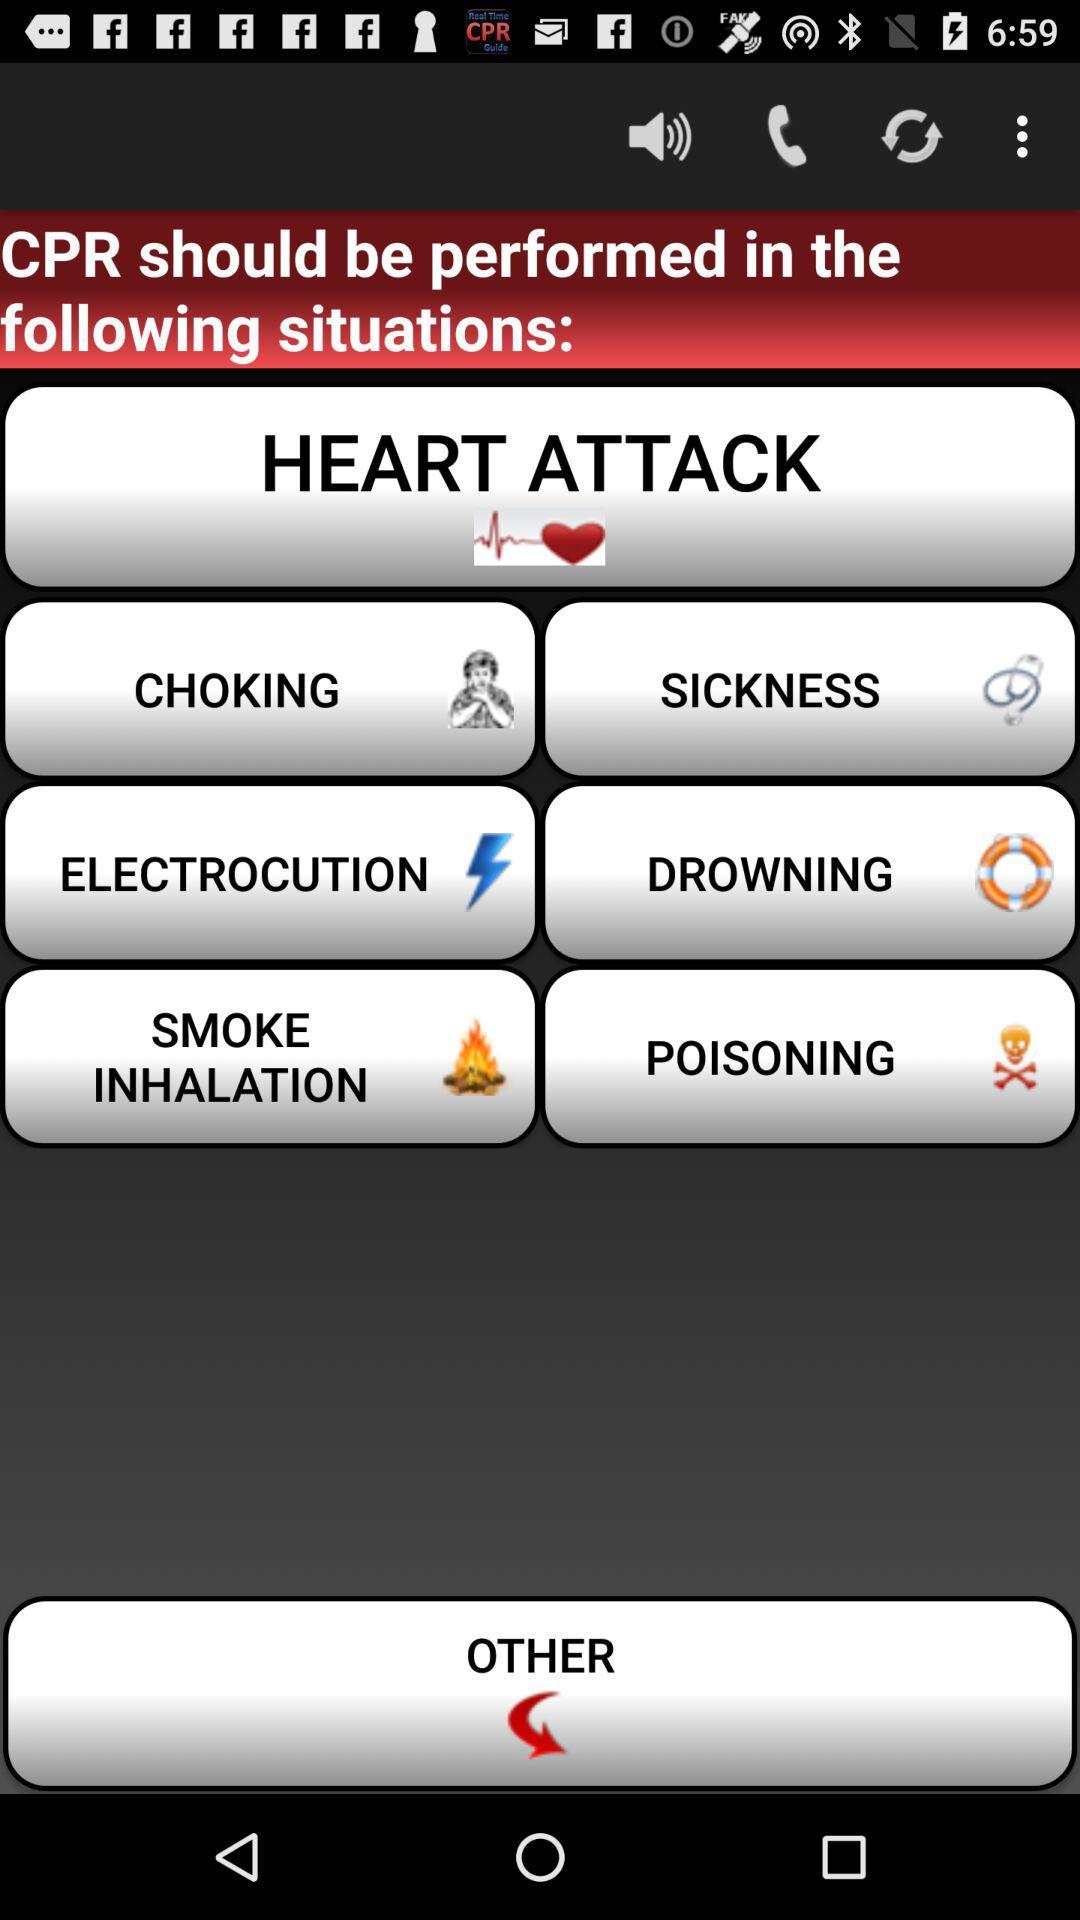 This screenshot has width=1080, height=1920. What do you see at coordinates (540, 1692) in the screenshot?
I see `item below smoke inhalation item` at bounding box center [540, 1692].